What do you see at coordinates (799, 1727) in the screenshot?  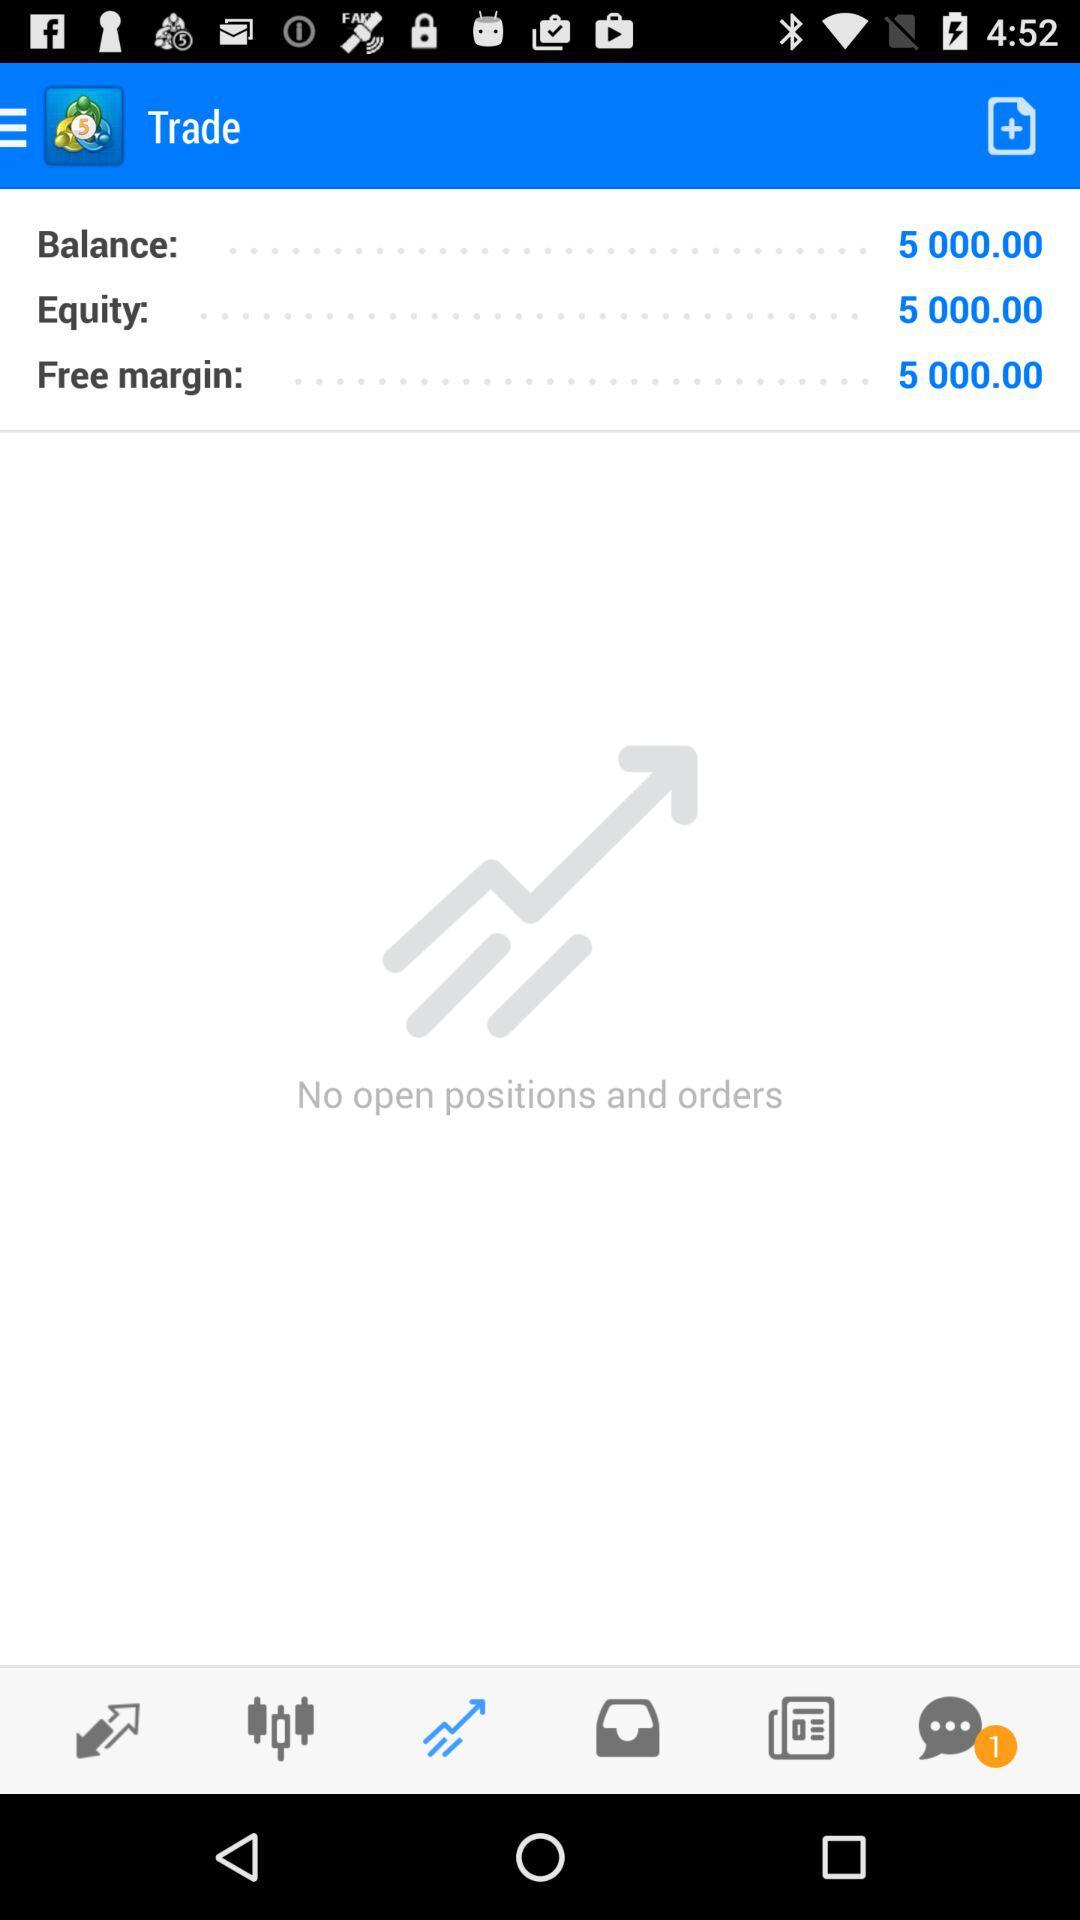 I see `contacts` at bounding box center [799, 1727].